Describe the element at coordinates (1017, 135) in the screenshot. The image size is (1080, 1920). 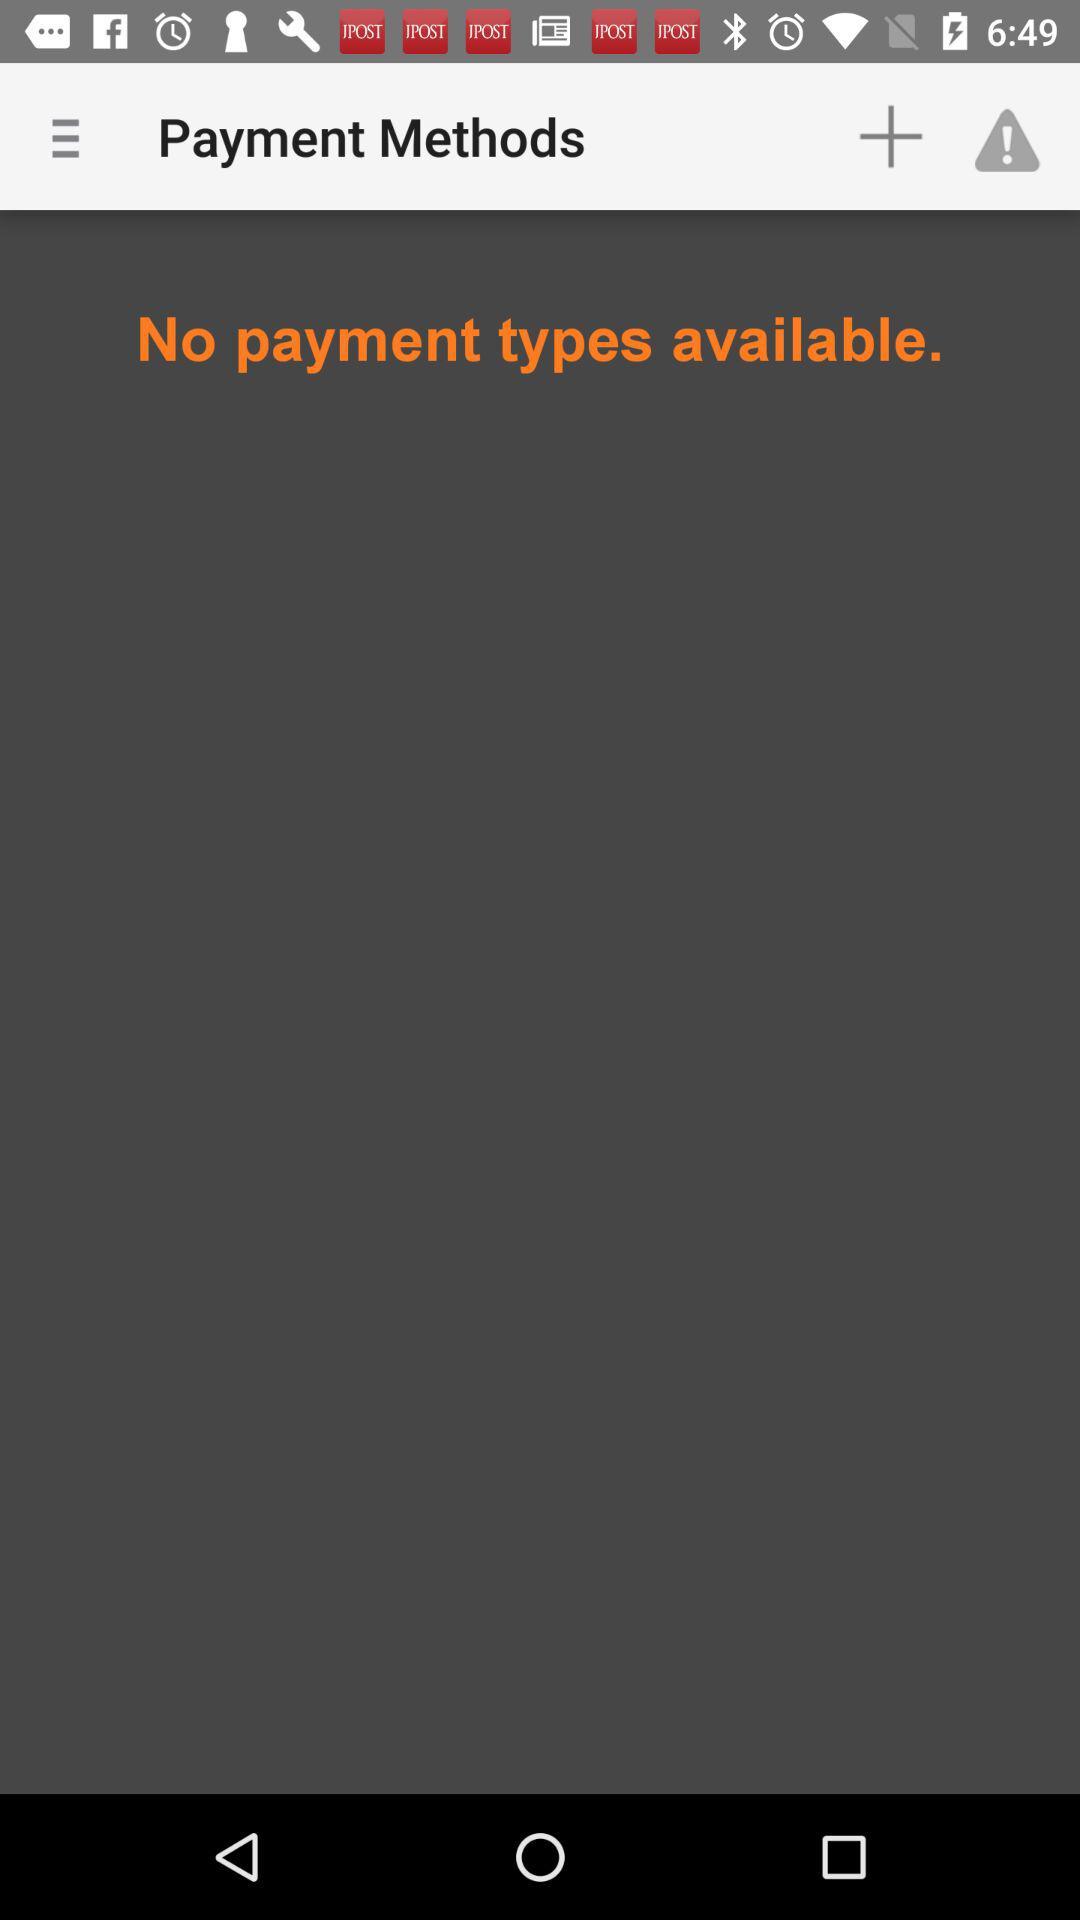
I see `item above no payment types icon` at that location.